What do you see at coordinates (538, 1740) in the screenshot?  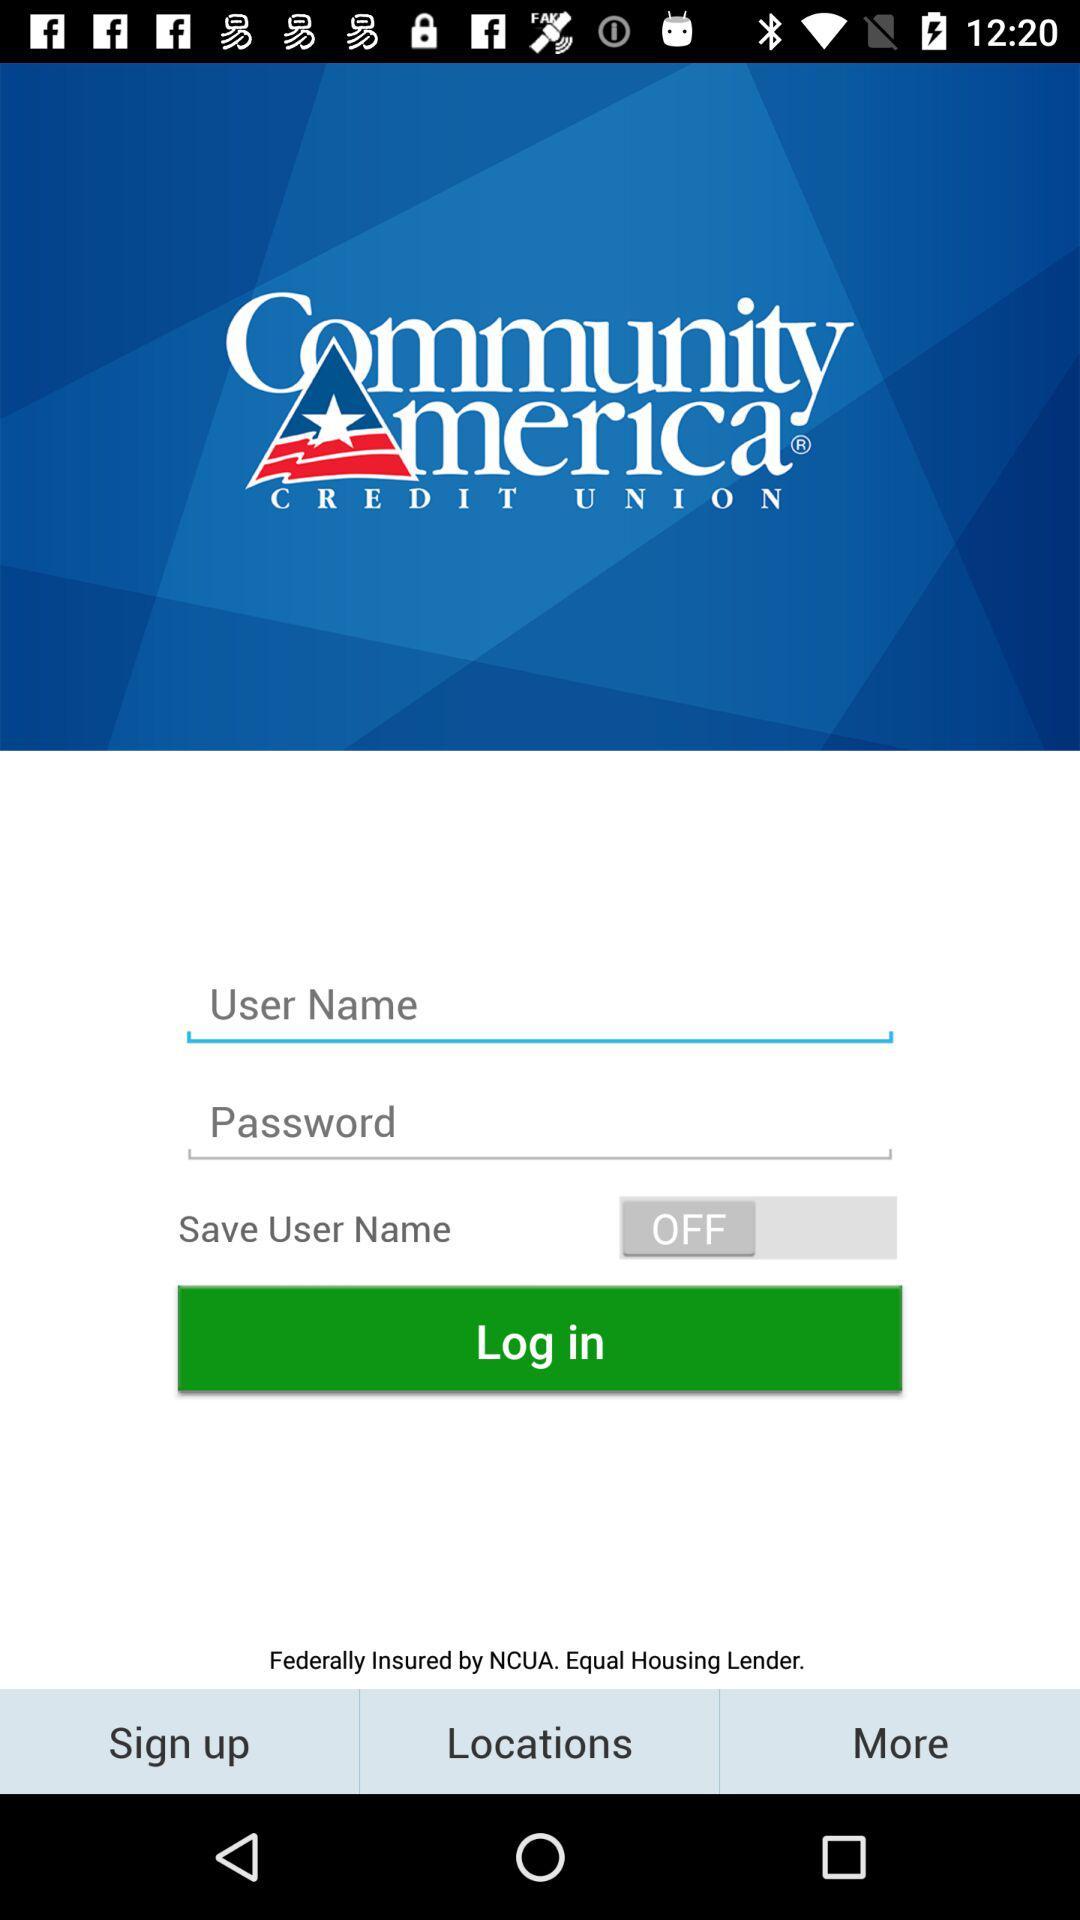 I see `option left to more at bottom` at bounding box center [538, 1740].